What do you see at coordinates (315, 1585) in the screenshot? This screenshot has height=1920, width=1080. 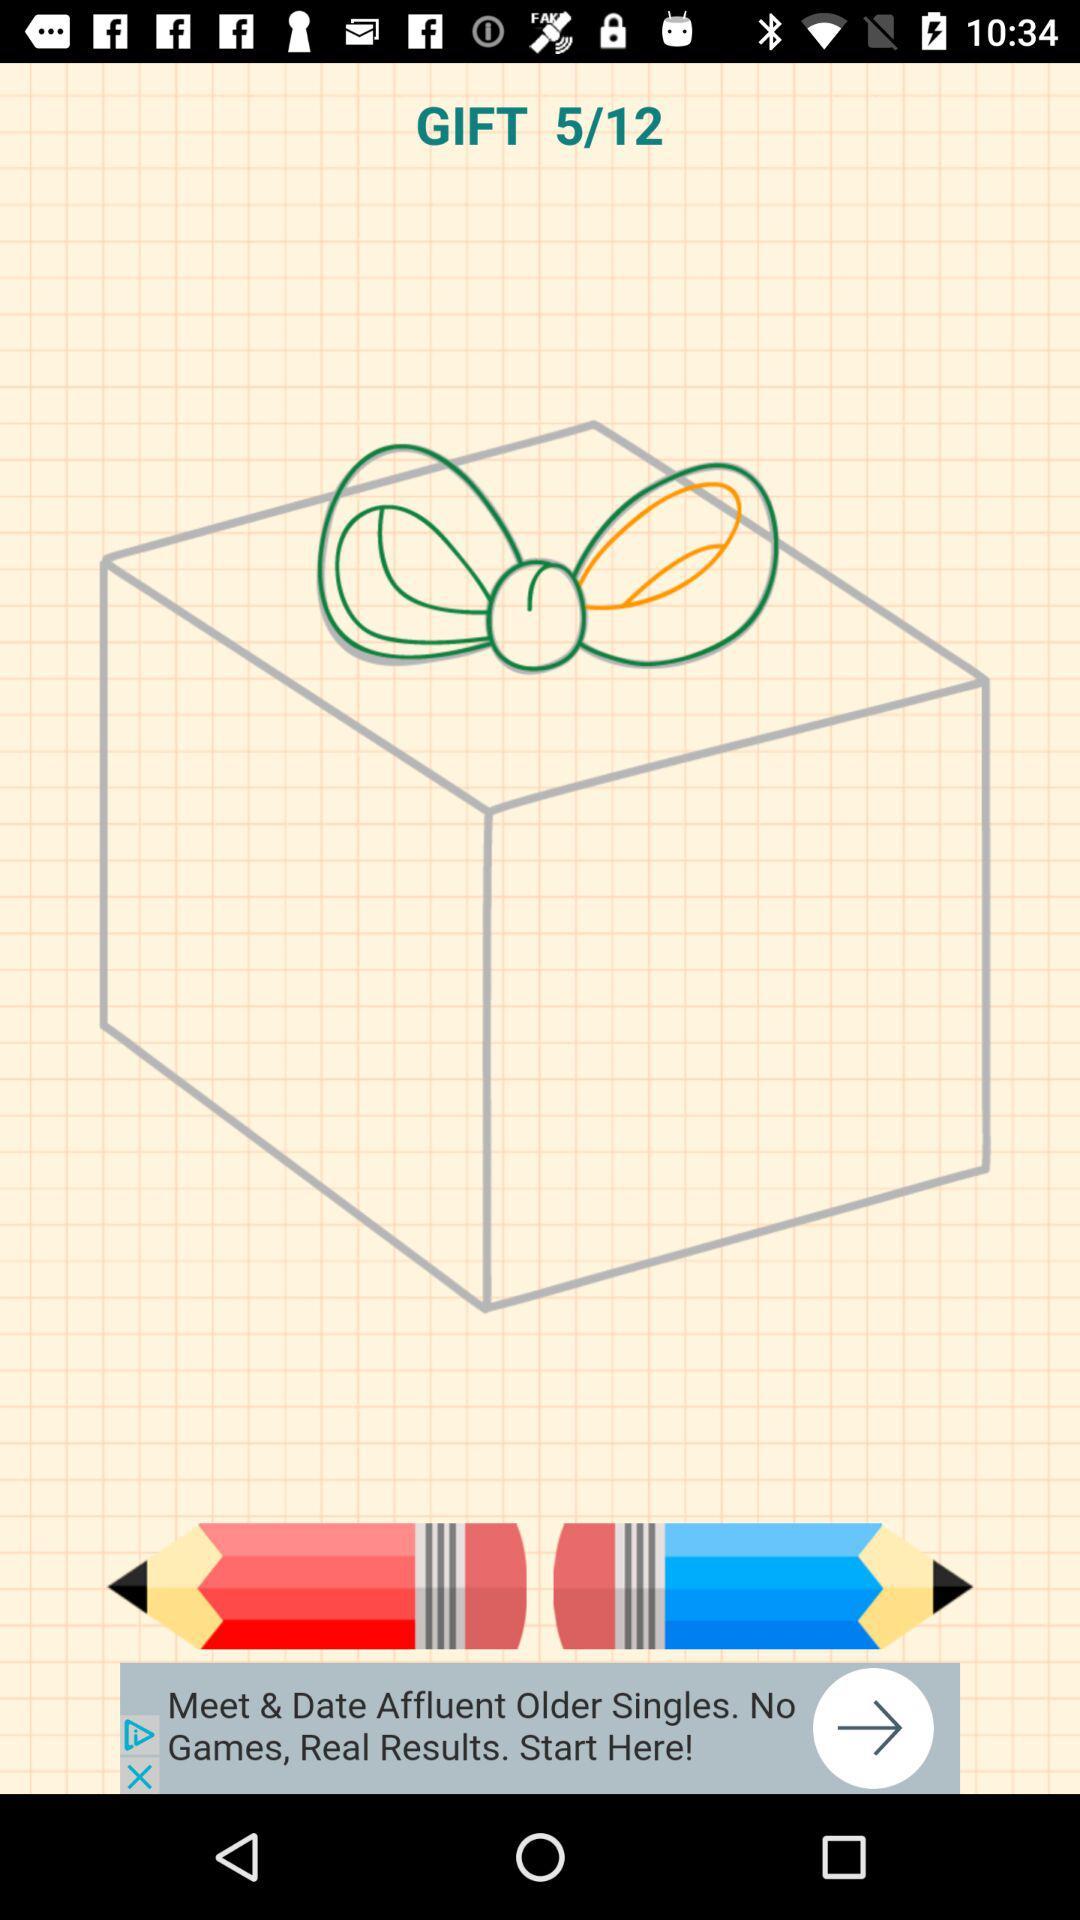 I see `go back` at bounding box center [315, 1585].